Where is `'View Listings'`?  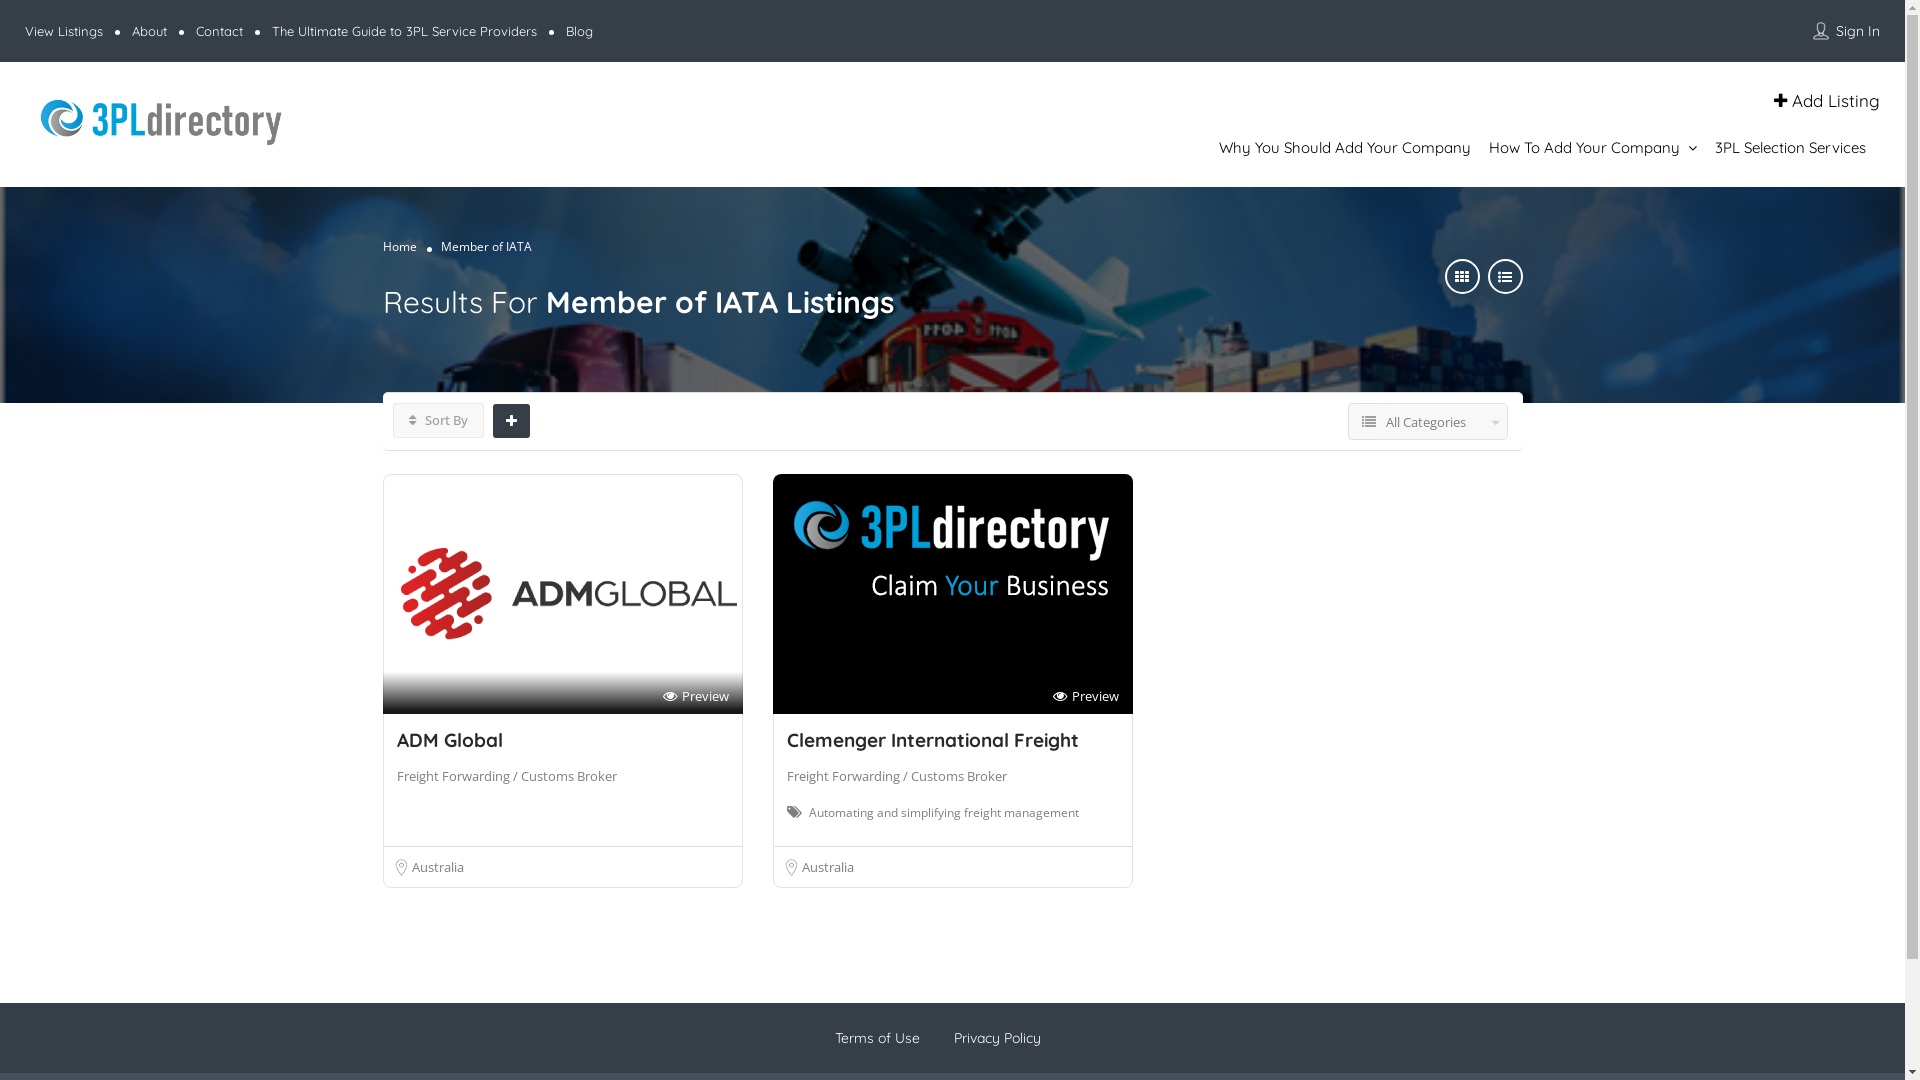
'View Listings' is located at coordinates (63, 30).